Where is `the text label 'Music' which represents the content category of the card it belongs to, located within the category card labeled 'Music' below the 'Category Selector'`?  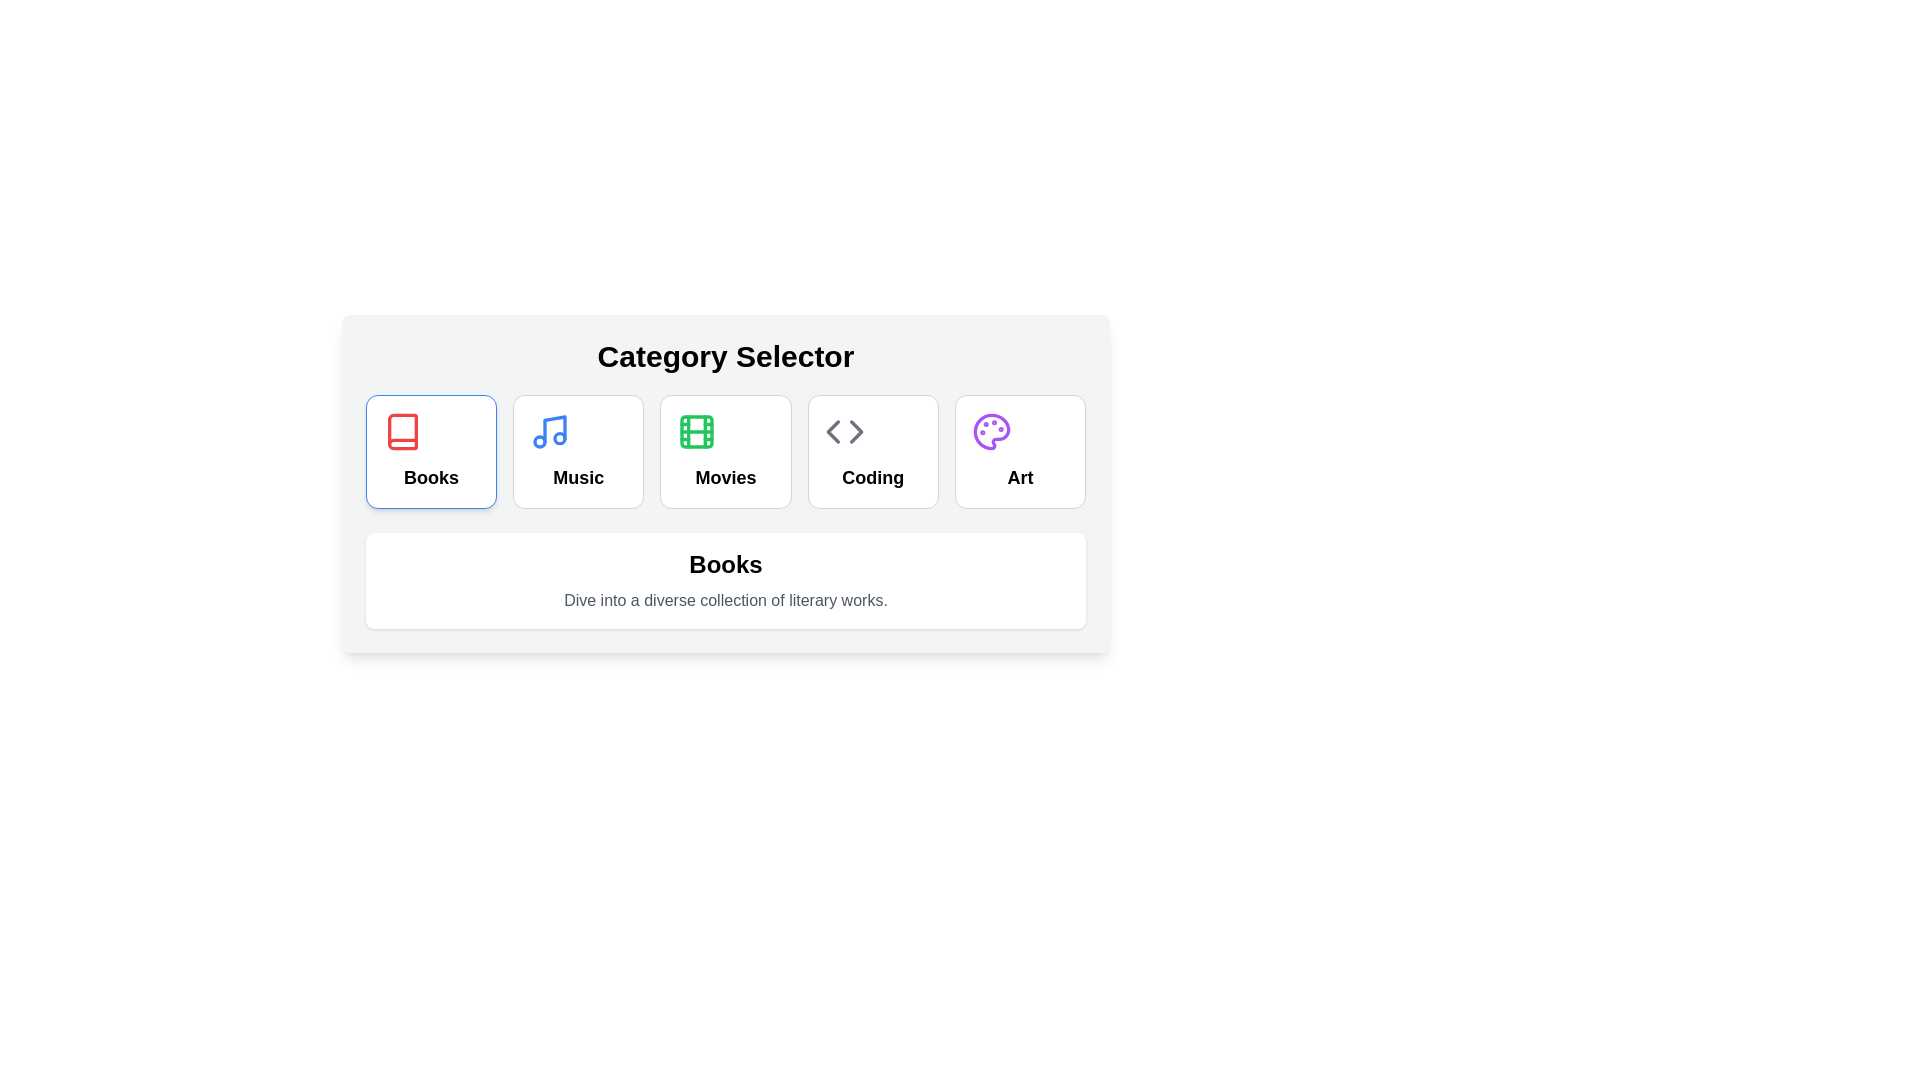
the text label 'Music' which represents the content category of the card it belongs to, located within the category card labeled 'Music' below the 'Category Selector' is located at coordinates (577, 478).